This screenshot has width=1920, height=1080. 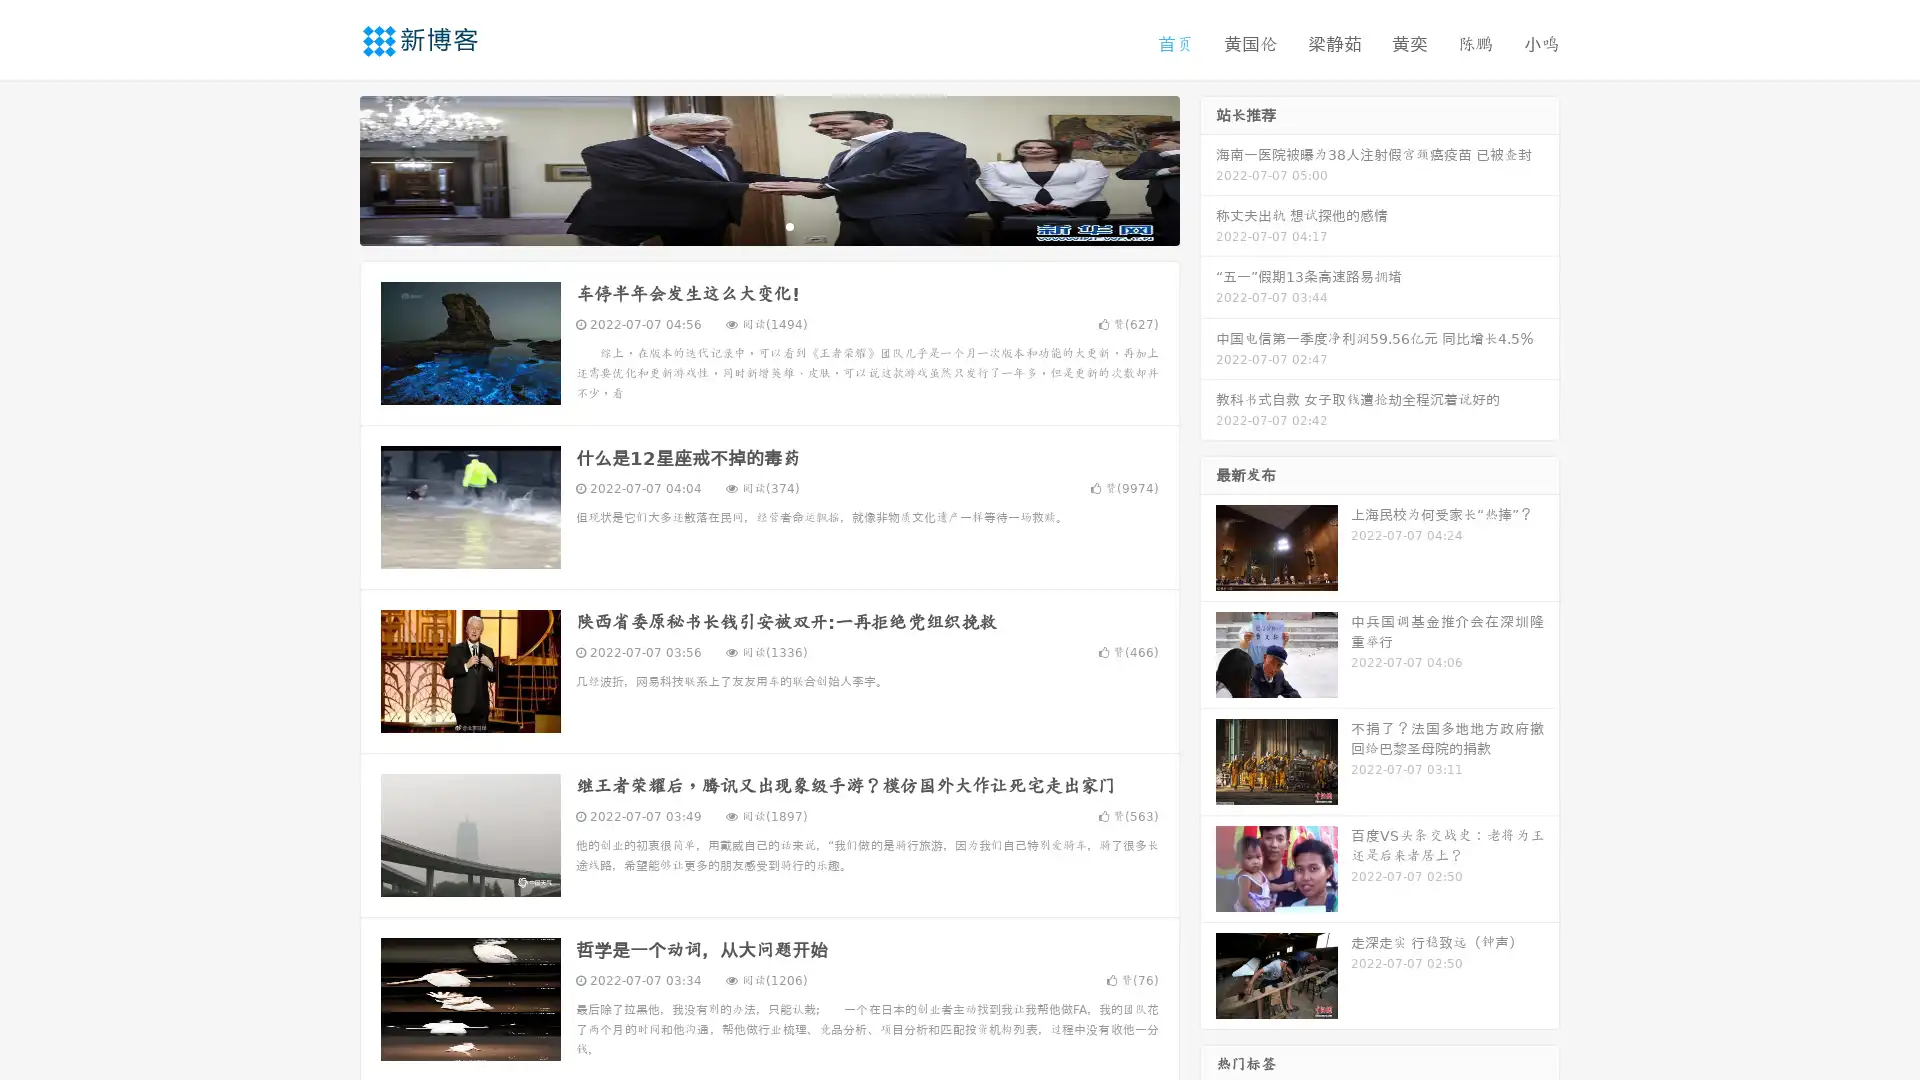 I want to click on Go to slide 2, so click(x=768, y=225).